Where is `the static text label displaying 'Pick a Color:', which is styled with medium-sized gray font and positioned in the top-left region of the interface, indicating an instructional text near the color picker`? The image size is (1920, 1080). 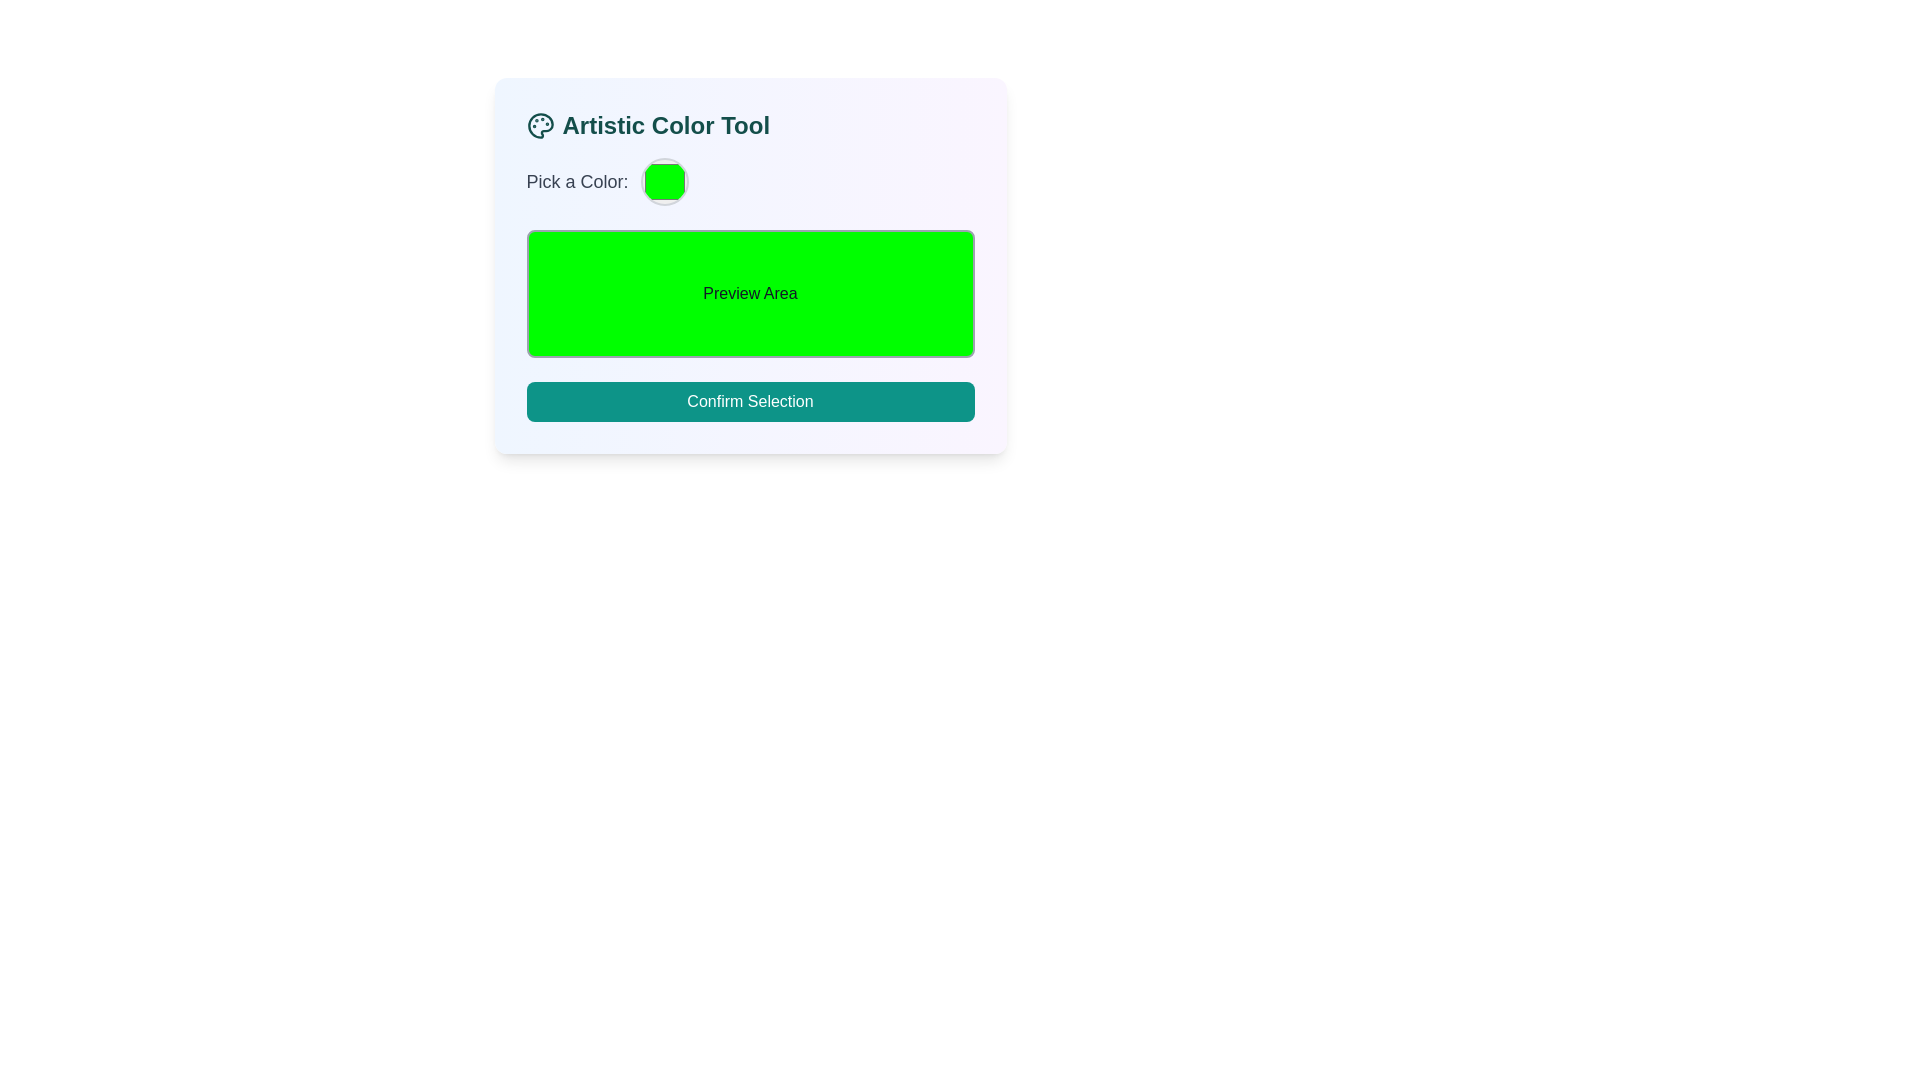 the static text label displaying 'Pick a Color:', which is styled with medium-sized gray font and positioned in the top-left region of the interface, indicating an instructional text near the color picker is located at coordinates (576, 181).